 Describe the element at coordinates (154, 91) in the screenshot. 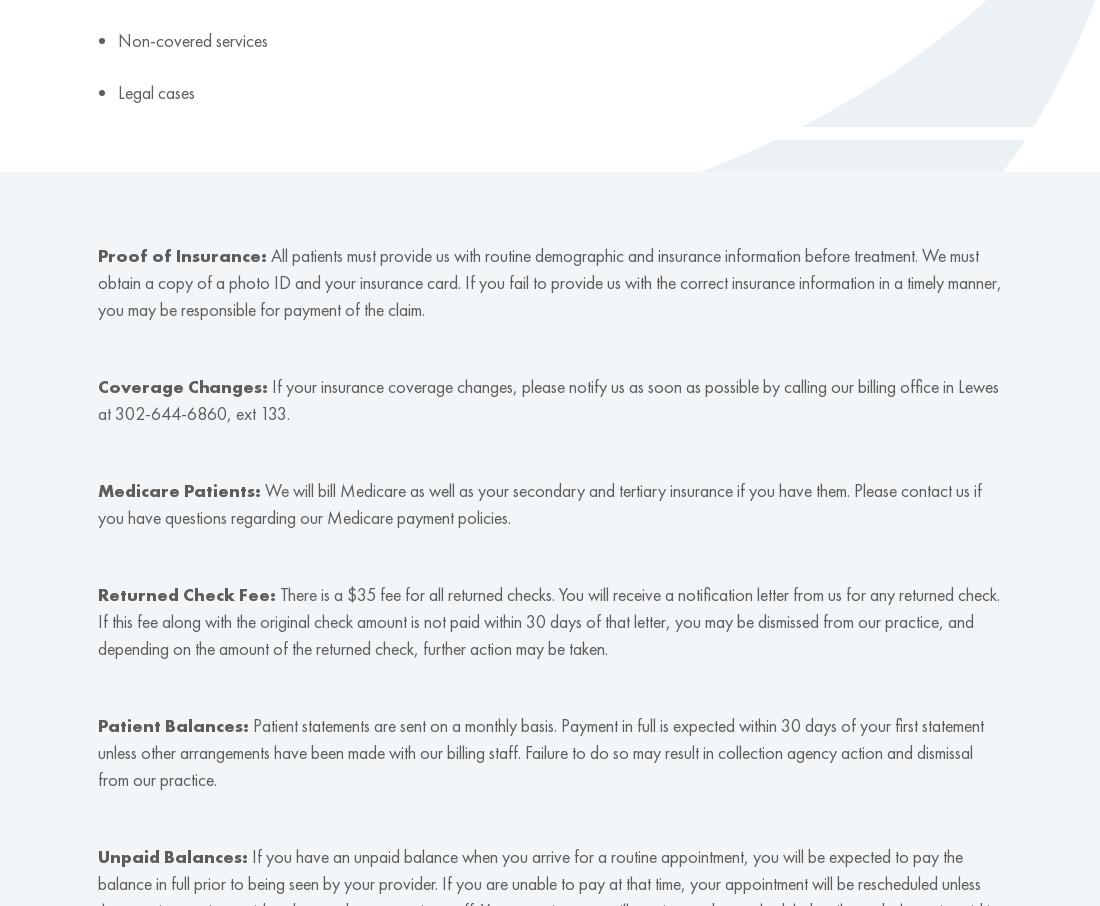

I see `'Legal cases'` at that location.